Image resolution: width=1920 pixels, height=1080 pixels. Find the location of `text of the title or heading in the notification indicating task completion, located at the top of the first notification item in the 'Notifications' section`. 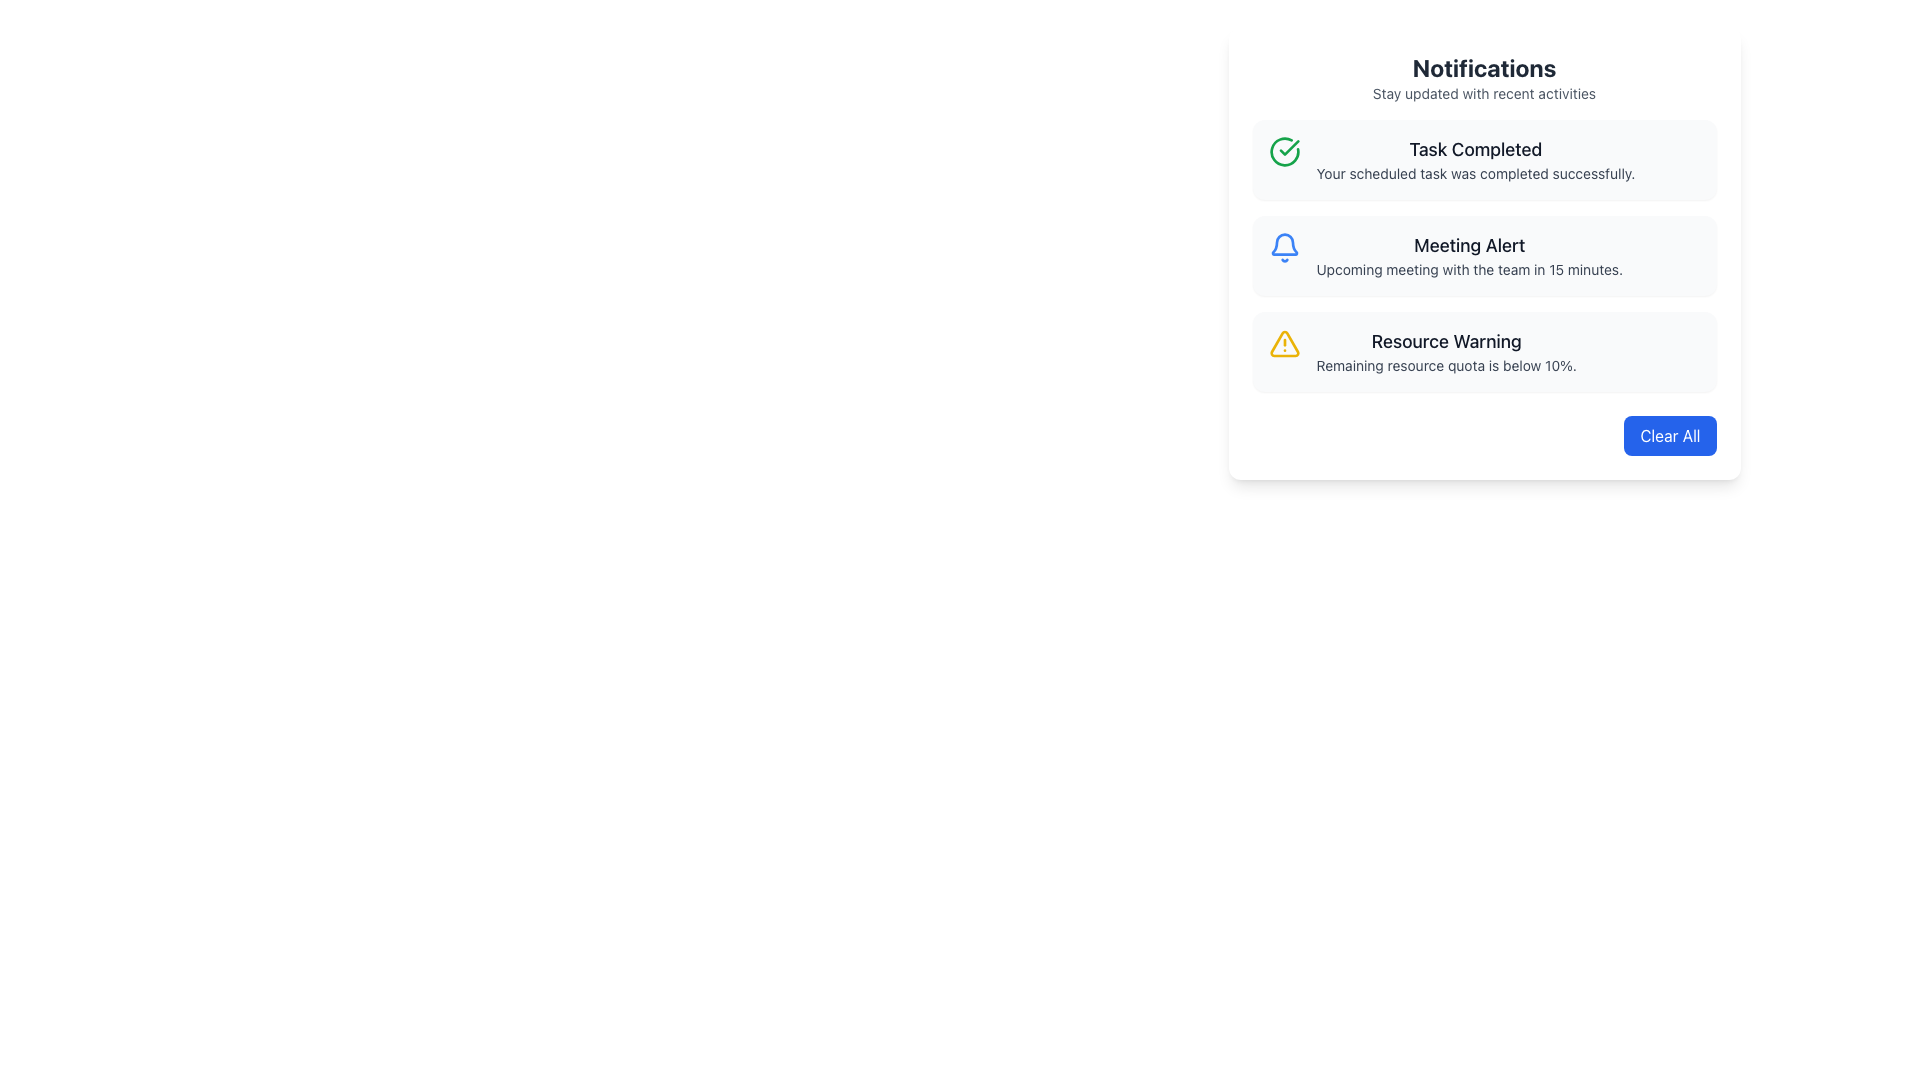

text of the title or heading in the notification indicating task completion, located at the top of the first notification item in the 'Notifications' section is located at coordinates (1475, 149).